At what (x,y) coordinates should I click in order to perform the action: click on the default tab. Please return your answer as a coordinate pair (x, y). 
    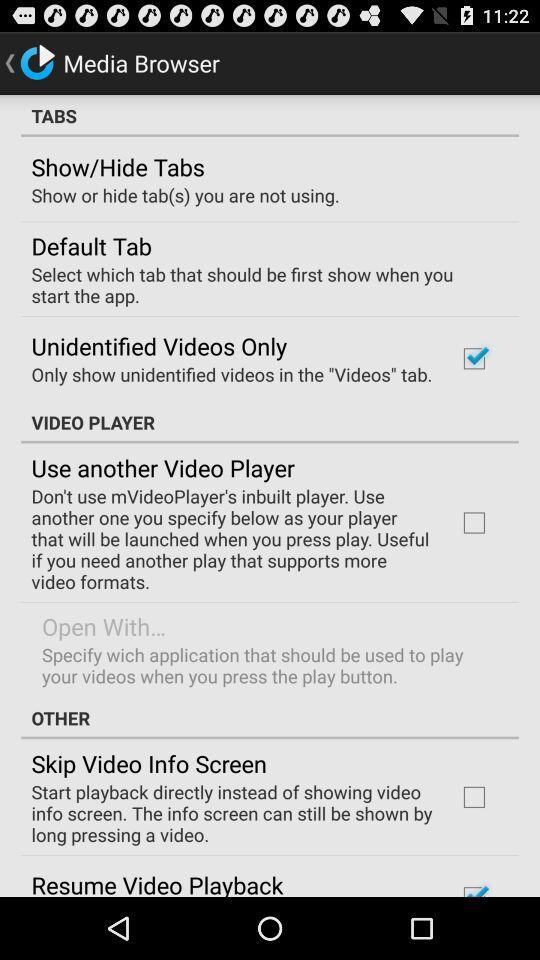
    Looking at the image, I should click on (90, 244).